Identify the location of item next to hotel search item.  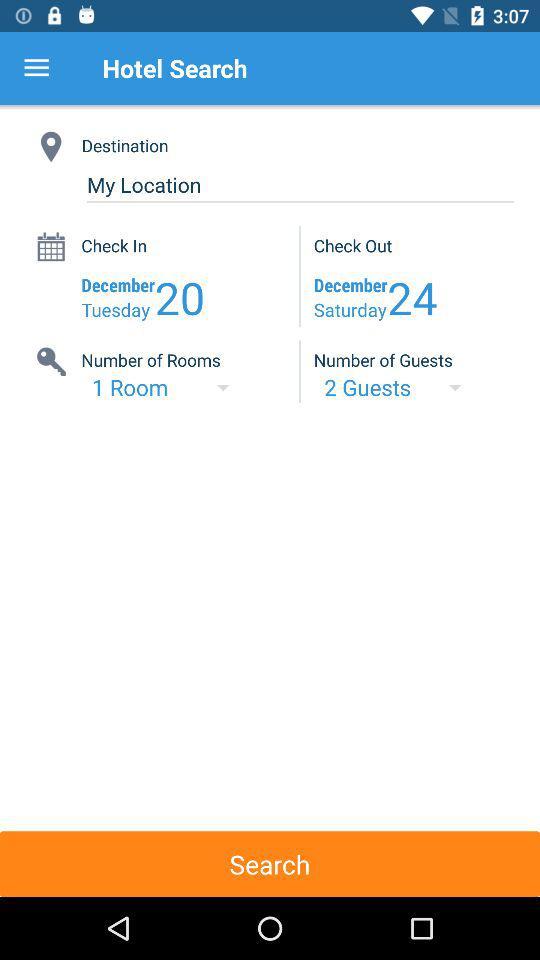
(36, 68).